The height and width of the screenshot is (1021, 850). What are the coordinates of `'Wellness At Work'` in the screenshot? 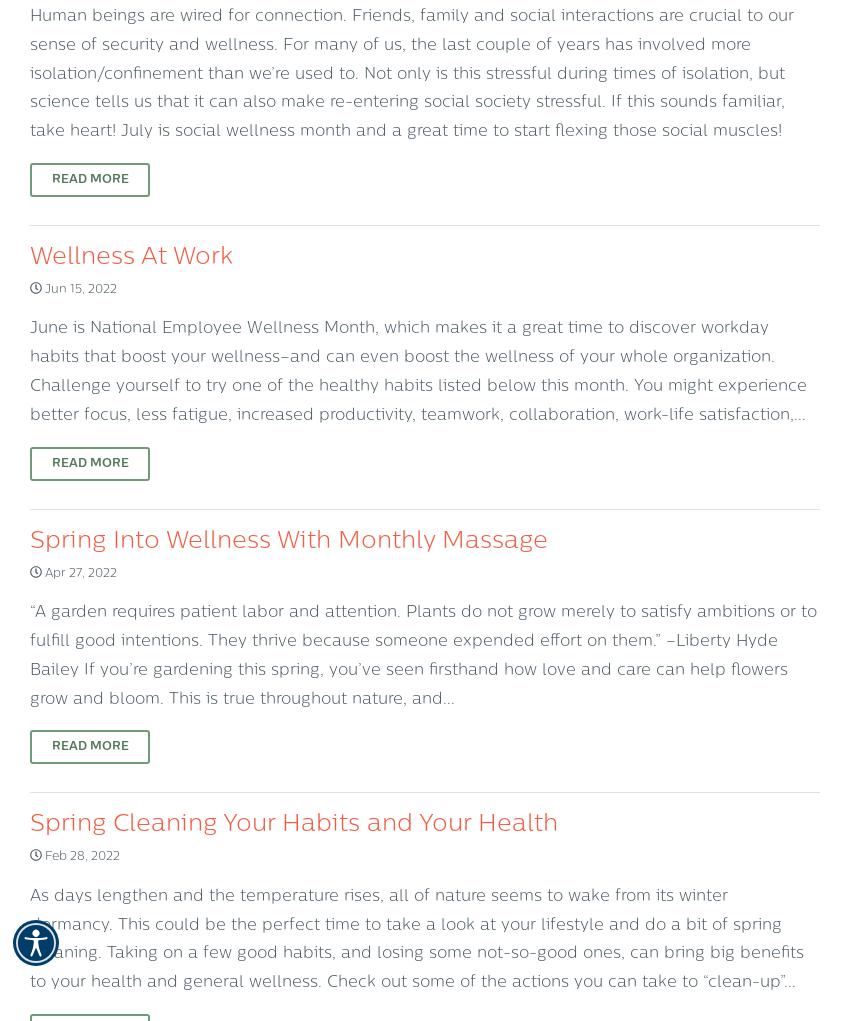 It's located at (131, 255).